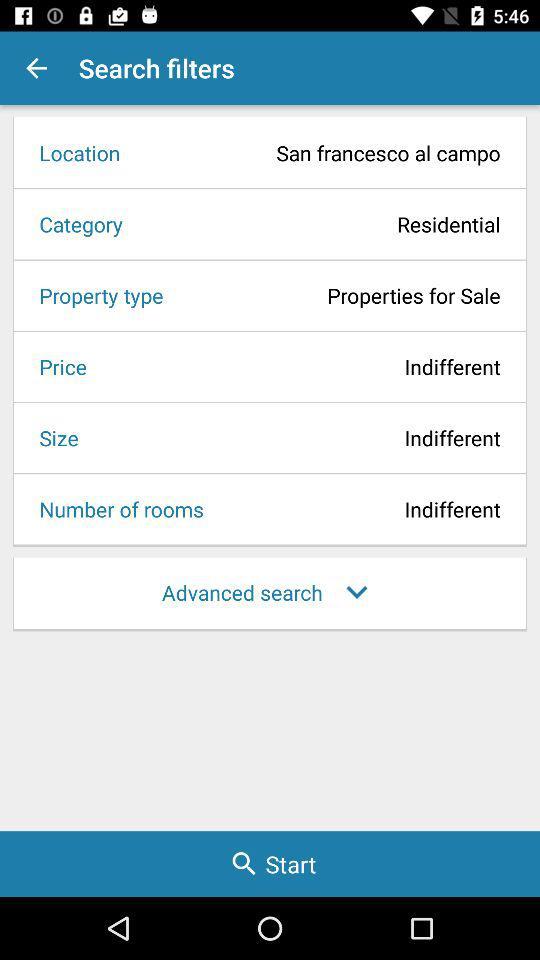 This screenshot has width=540, height=960. What do you see at coordinates (317, 152) in the screenshot?
I see `the icon to the right of location item` at bounding box center [317, 152].